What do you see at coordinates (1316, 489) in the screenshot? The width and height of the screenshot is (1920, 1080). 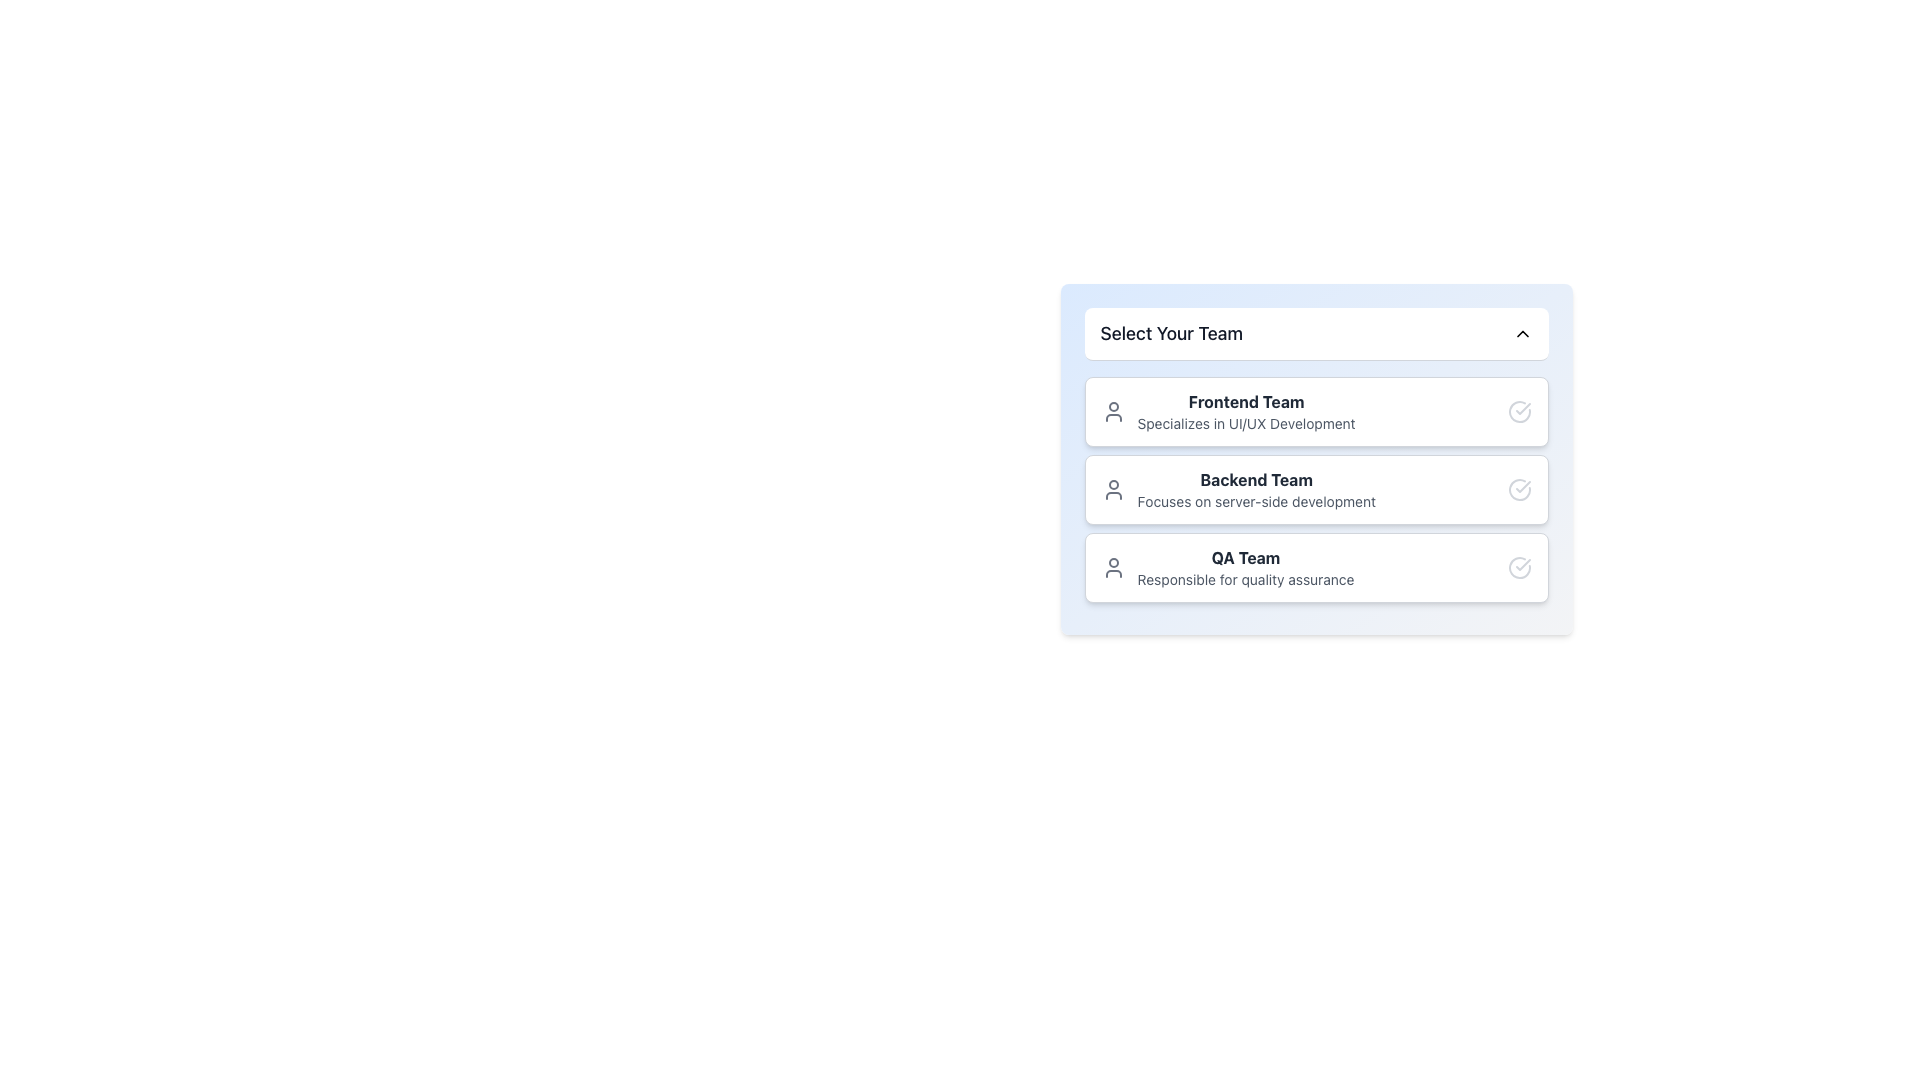 I see `the 'Backend Team' option in the 'Select Your Team' list, which is the second item located below 'Frontend Team' and above 'QA Team'` at bounding box center [1316, 489].